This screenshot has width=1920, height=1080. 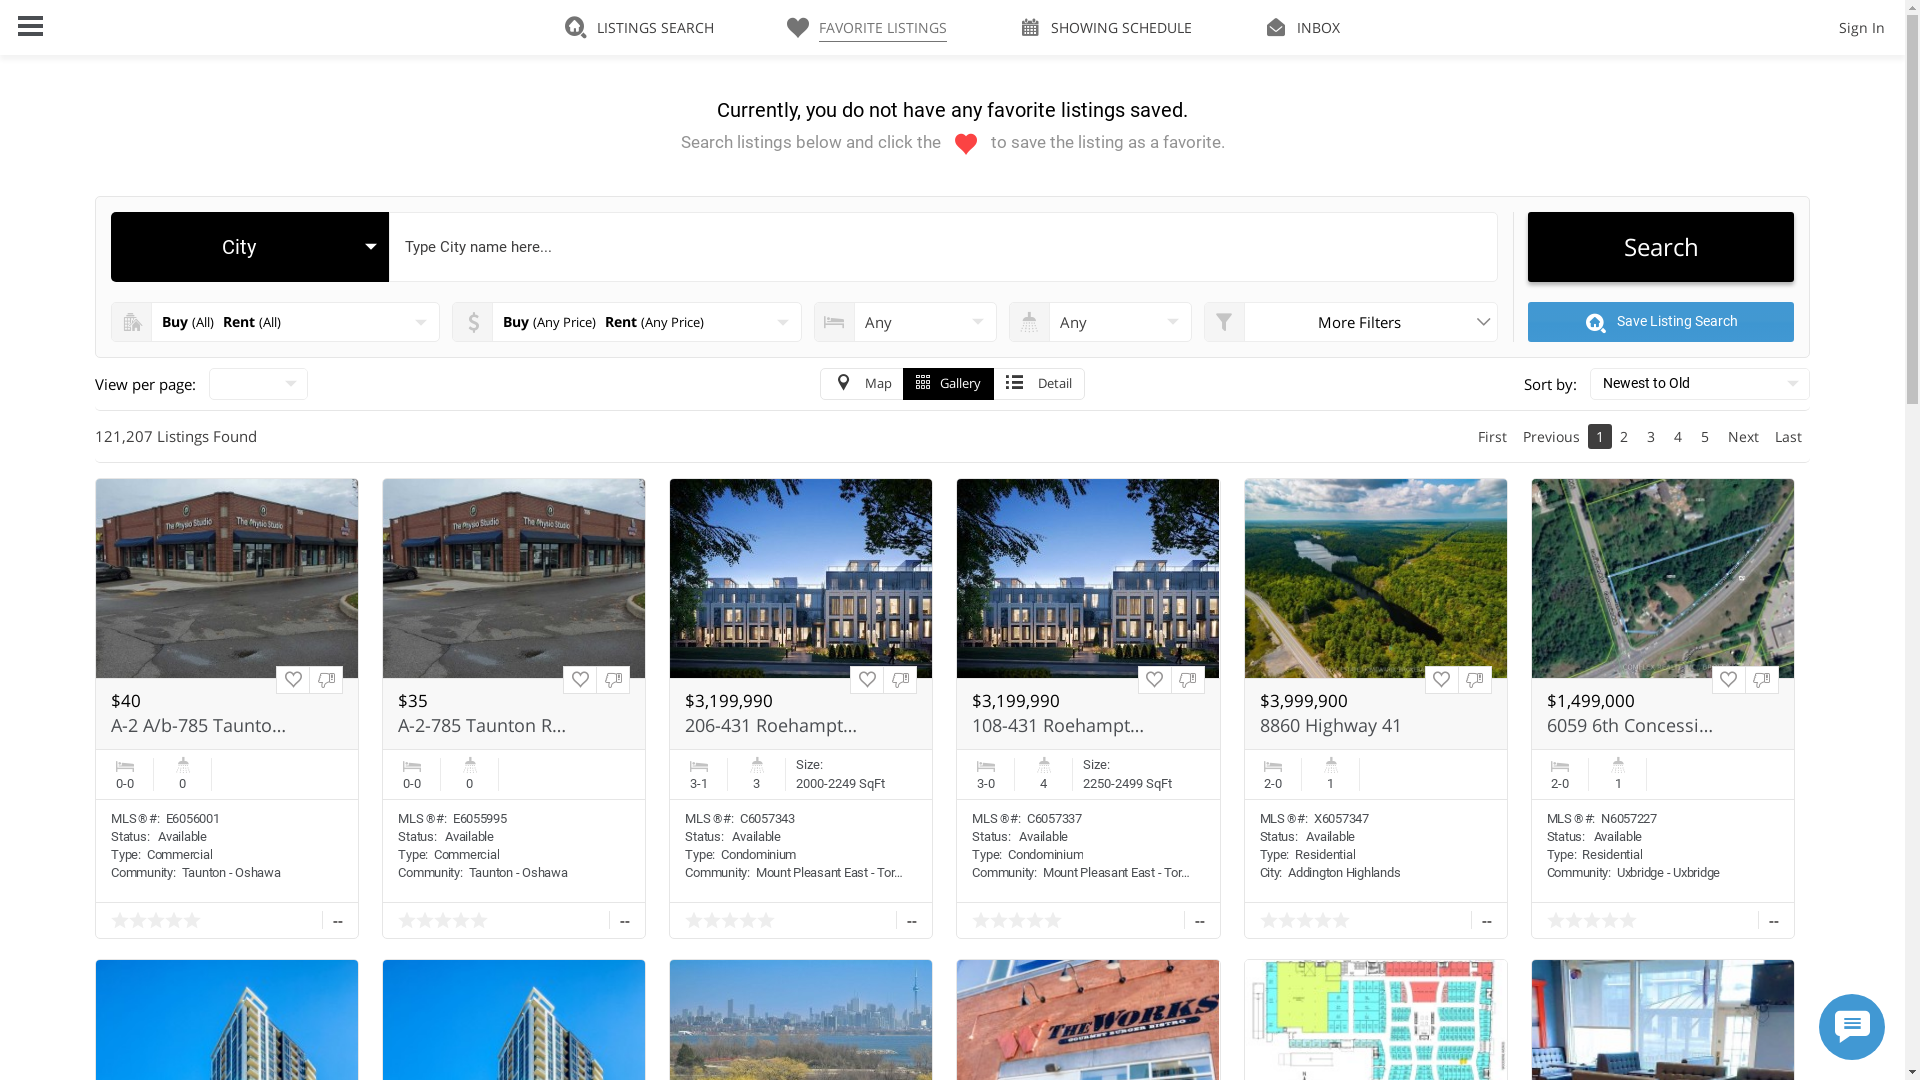 I want to click on 'Gallery', so click(x=947, y=384).